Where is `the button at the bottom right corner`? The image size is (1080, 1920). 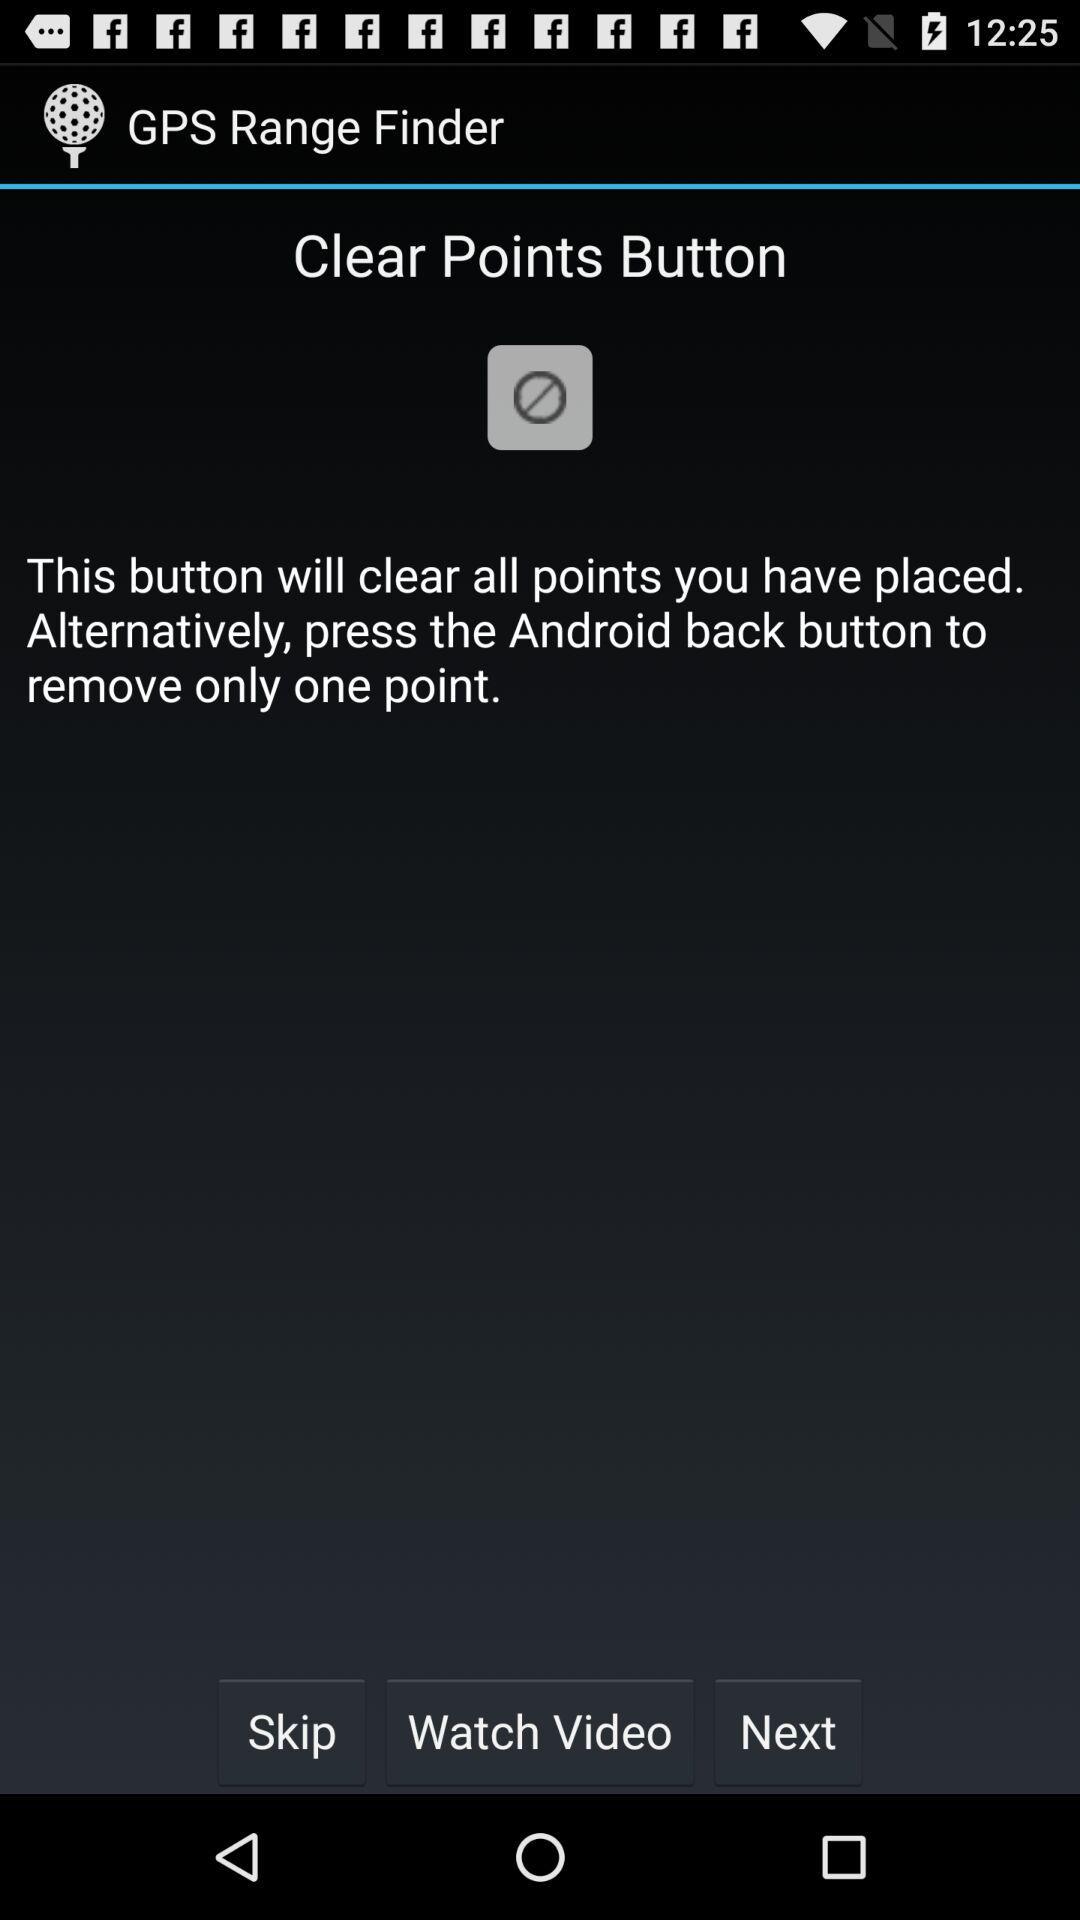
the button at the bottom right corner is located at coordinates (787, 1730).